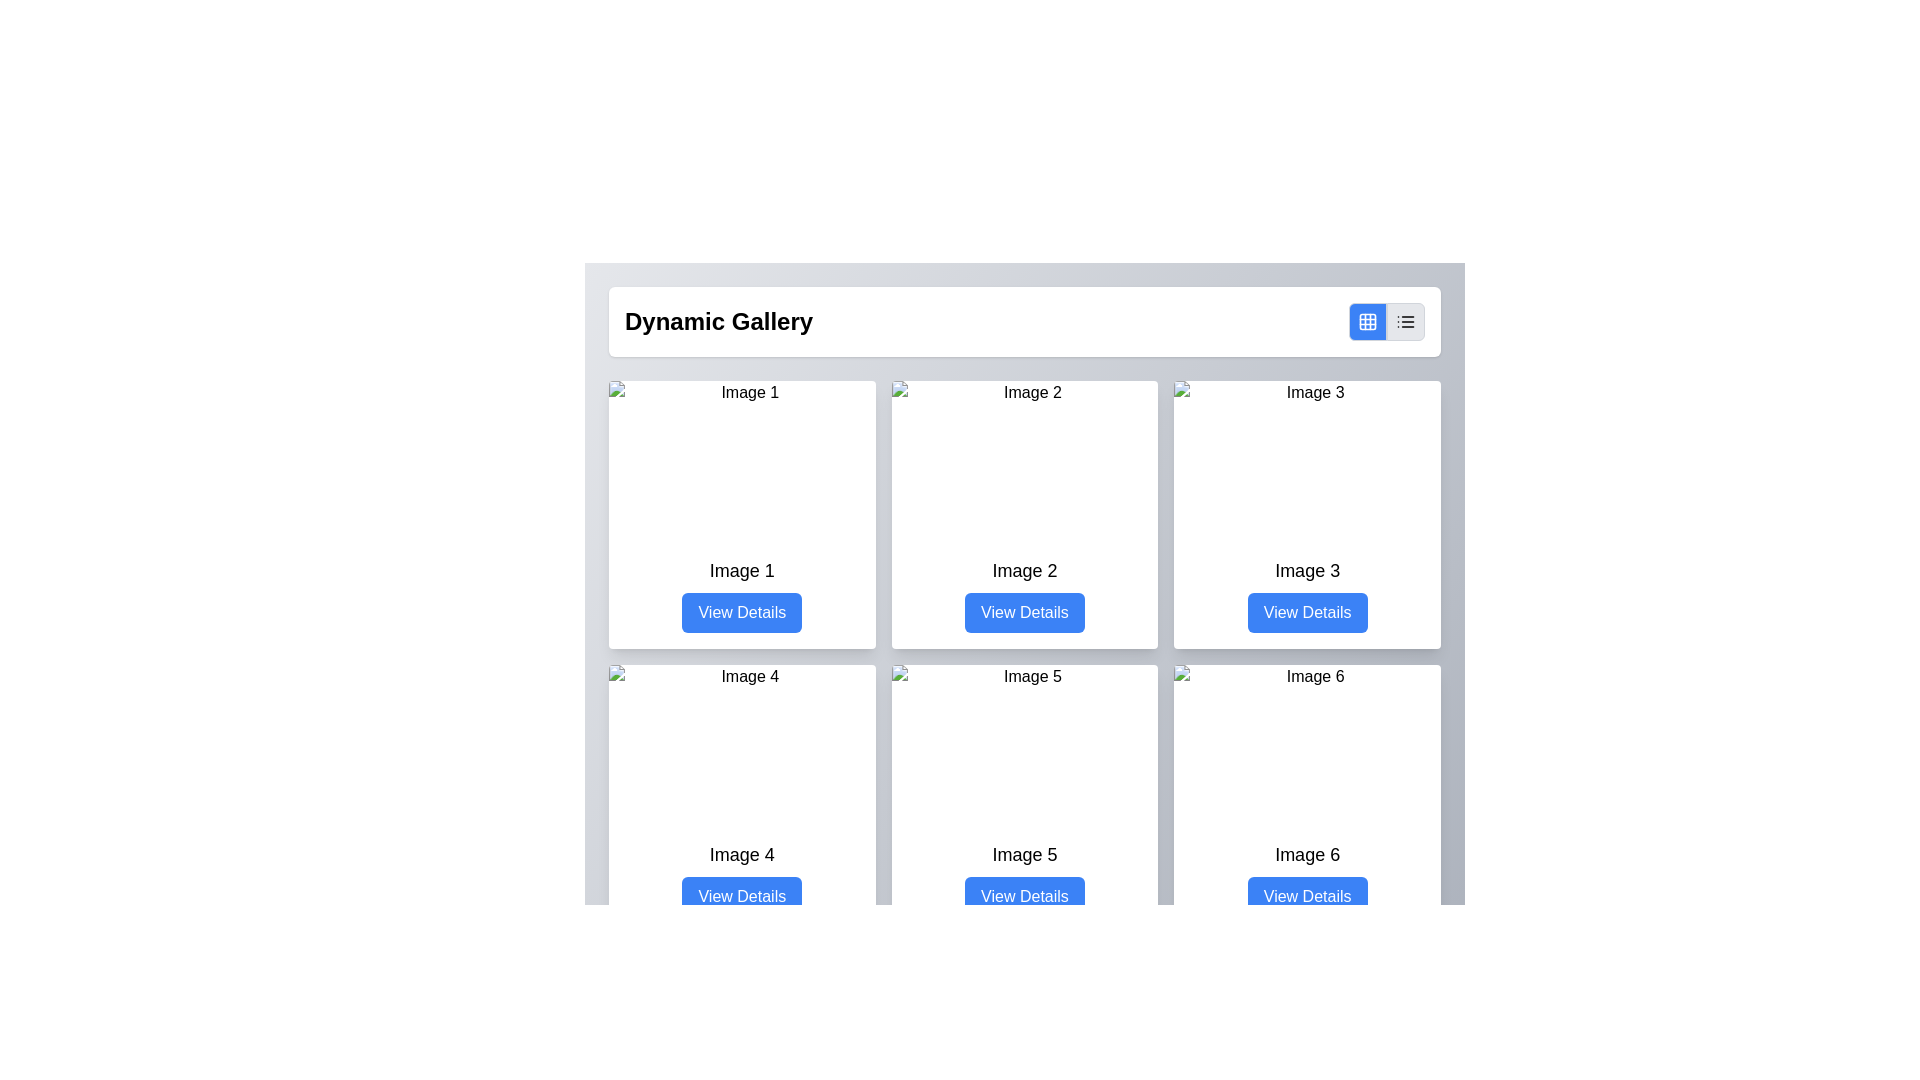 This screenshot has height=1080, width=1920. Describe the element at coordinates (1367, 320) in the screenshot. I see `the grid layout icon inside the toggle button located in the top-right corner of the interface` at that location.